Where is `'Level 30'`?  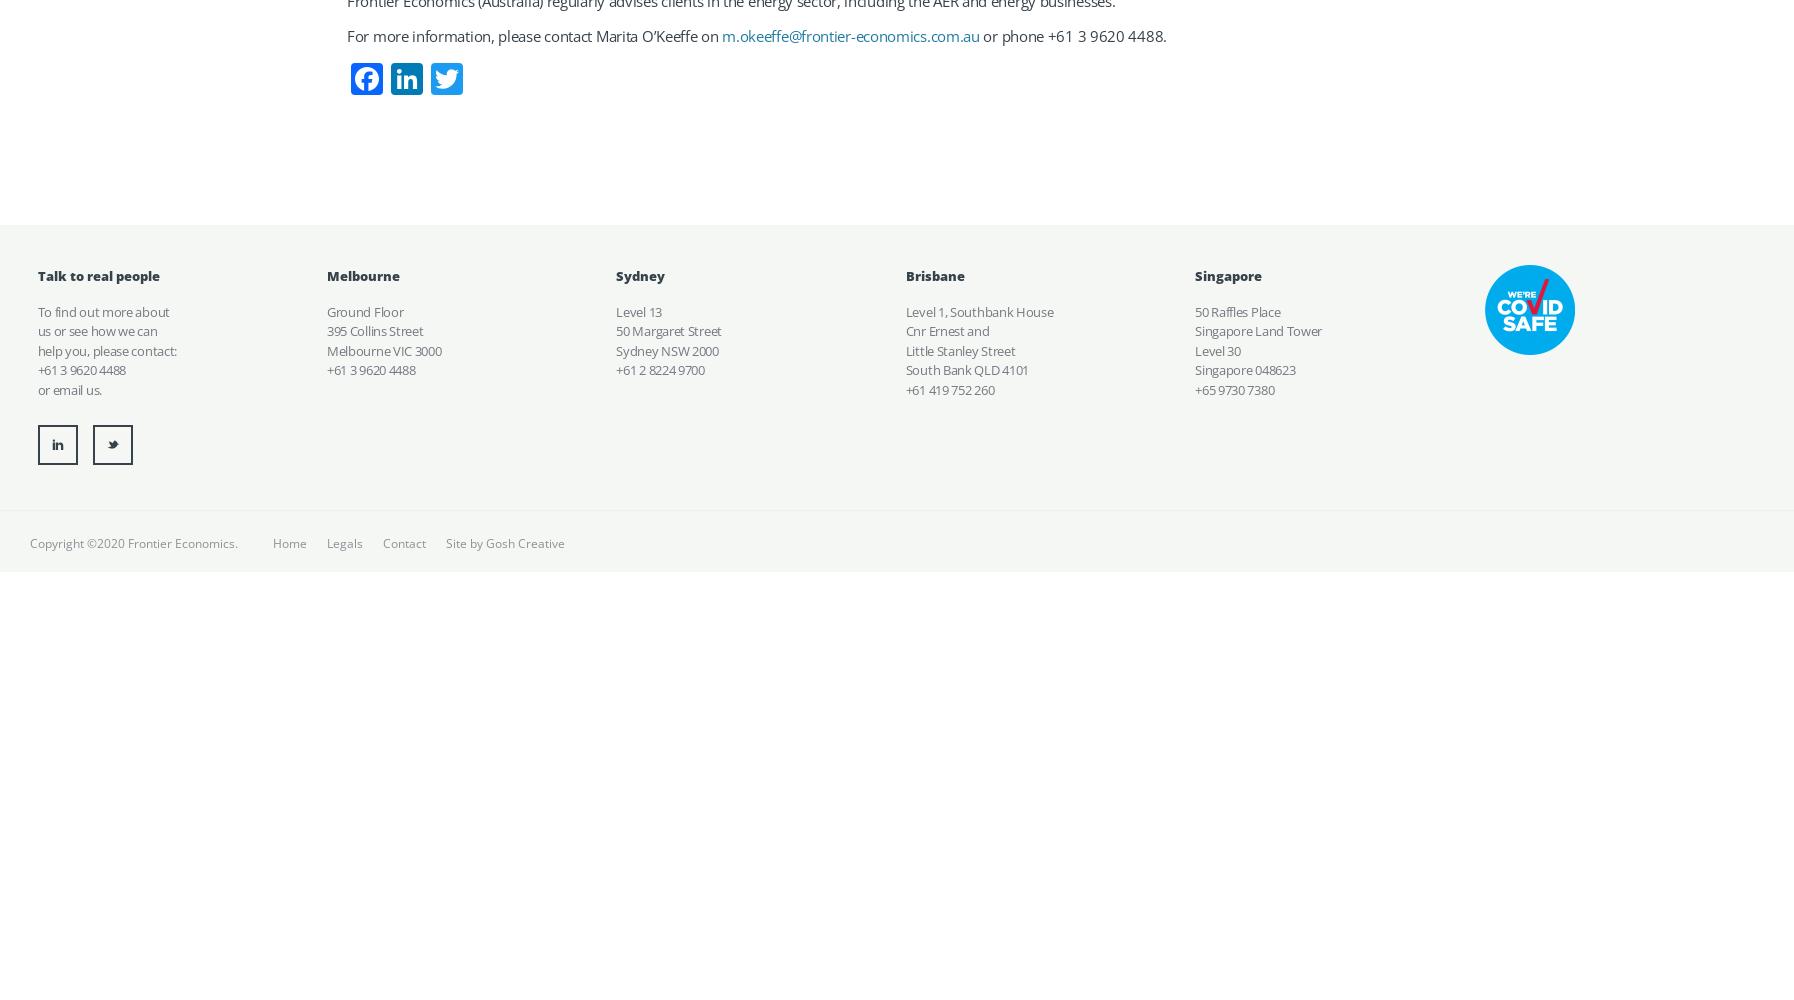
'Level 30' is located at coordinates (1216, 349).